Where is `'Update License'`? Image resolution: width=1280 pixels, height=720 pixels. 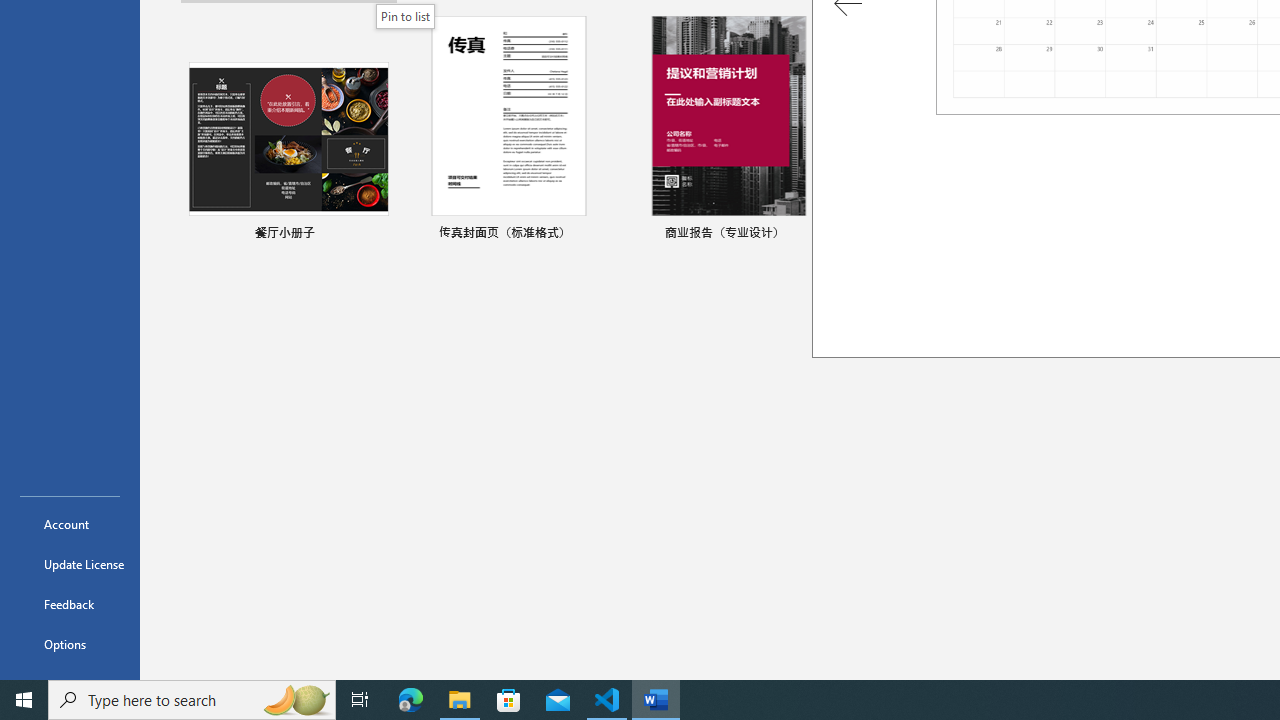
'Update License' is located at coordinates (69, 564).